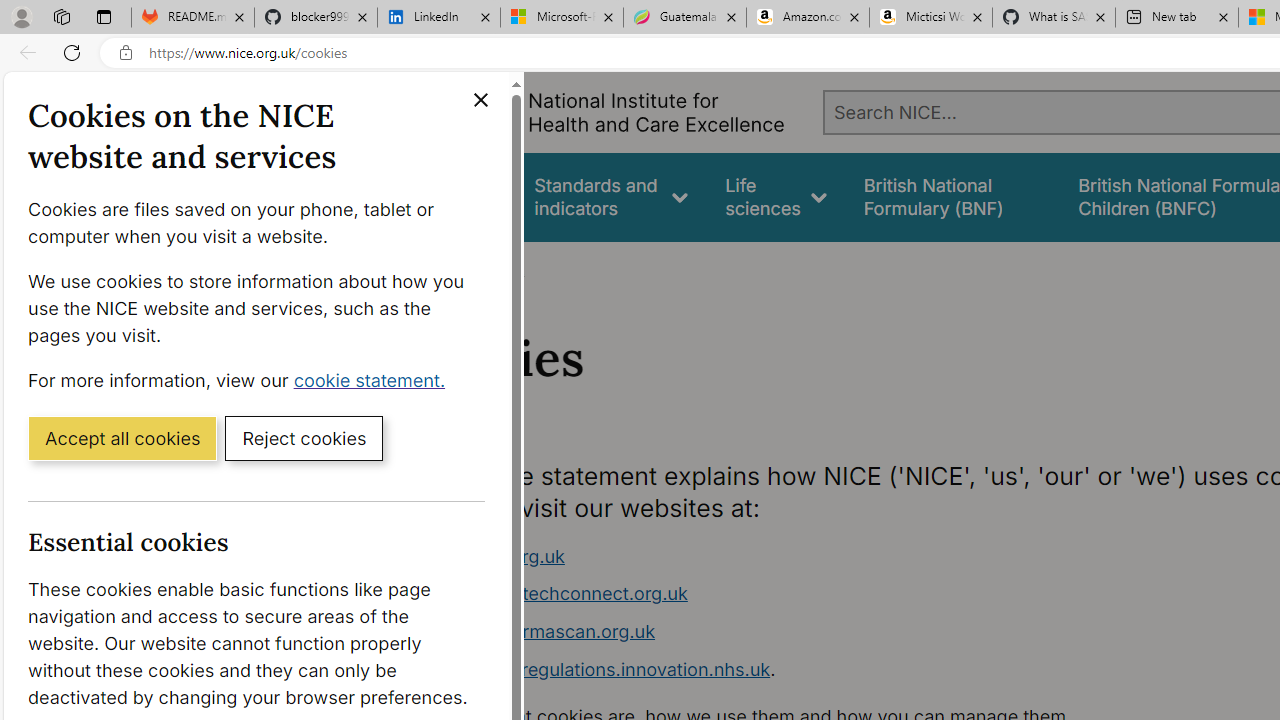 This screenshot has height=720, width=1280. What do you see at coordinates (61, 16) in the screenshot?
I see `'Workspaces'` at bounding box center [61, 16].